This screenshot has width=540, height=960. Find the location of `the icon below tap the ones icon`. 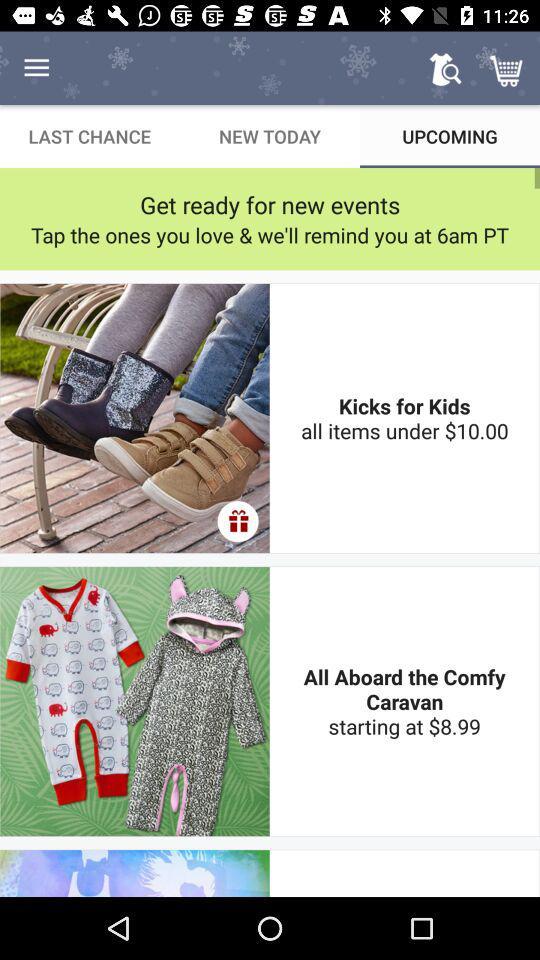

the icon below tap the ones icon is located at coordinates (238, 520).